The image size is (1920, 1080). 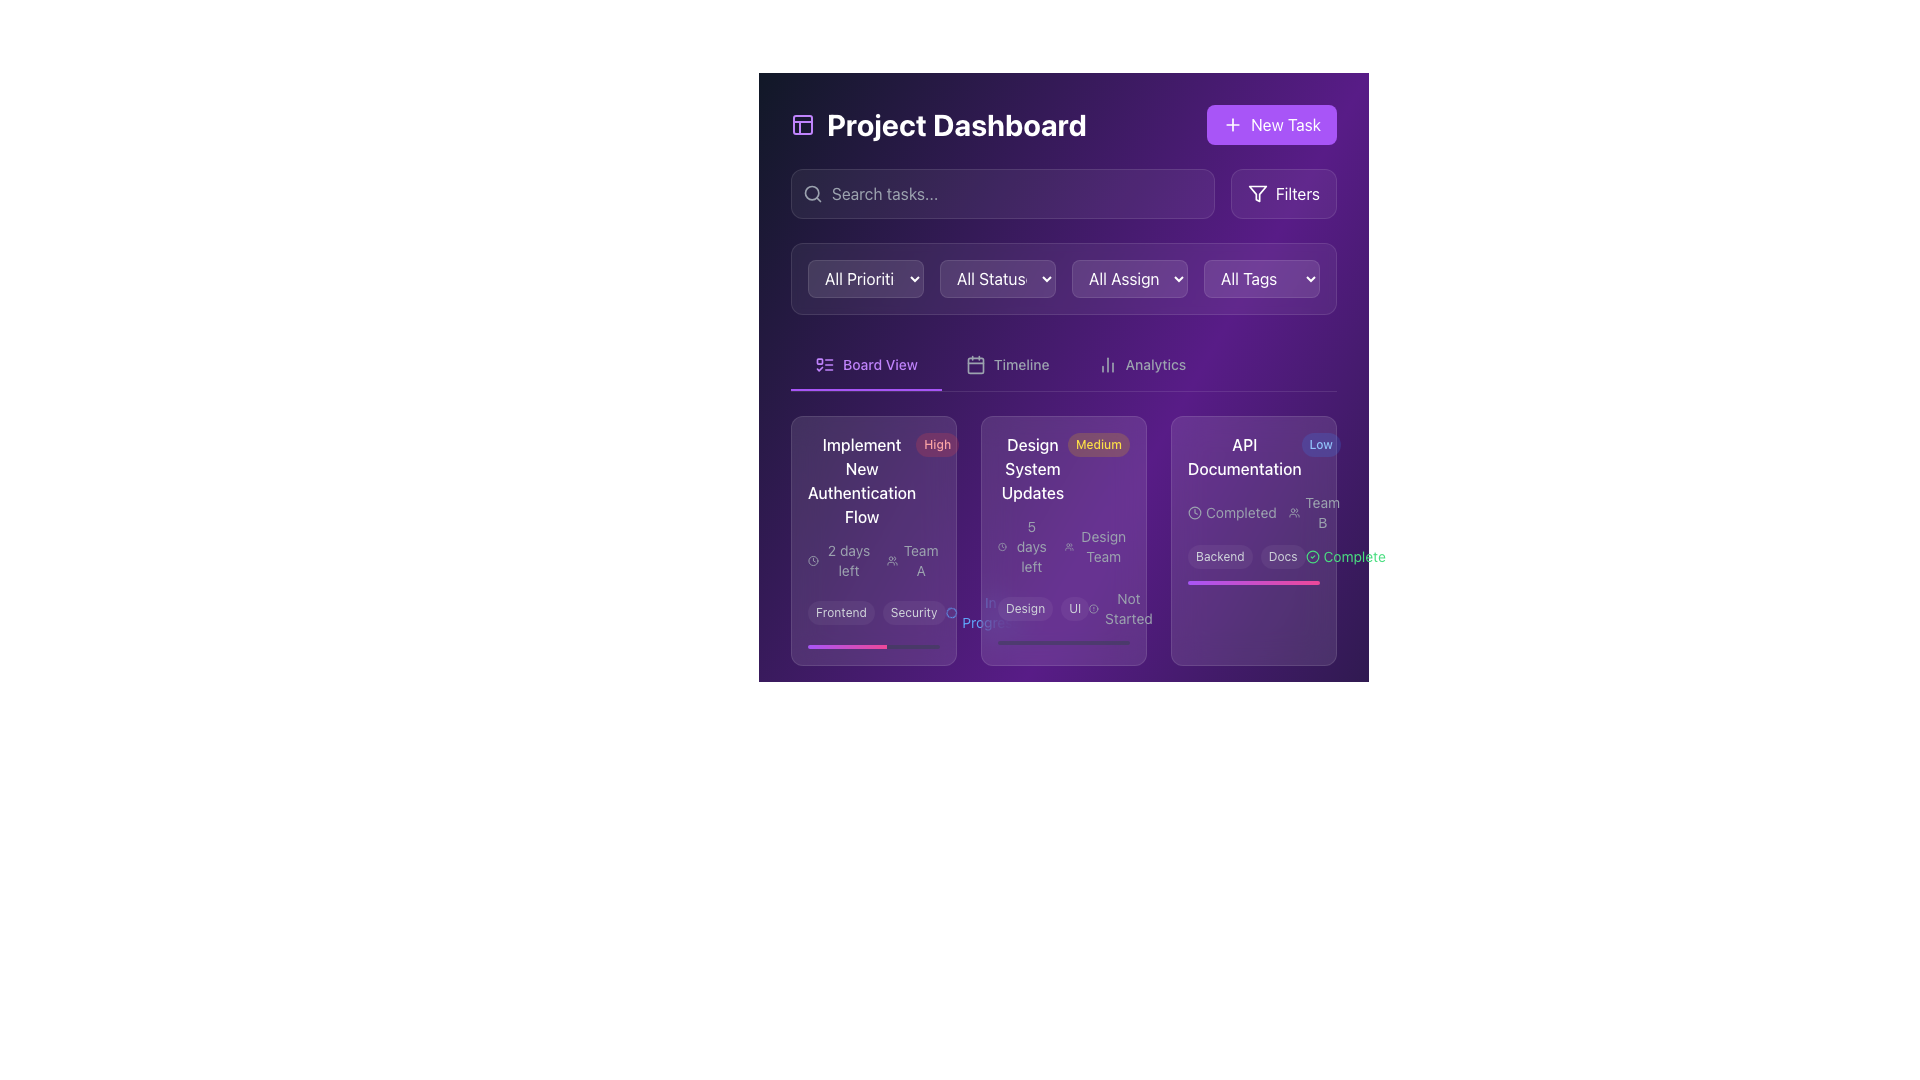 I want to click on Circular border graphic within the SVG clock icon located in the 'API Documentation' card in the third column of the 'Board View' section, so click(x=1195, y=511).